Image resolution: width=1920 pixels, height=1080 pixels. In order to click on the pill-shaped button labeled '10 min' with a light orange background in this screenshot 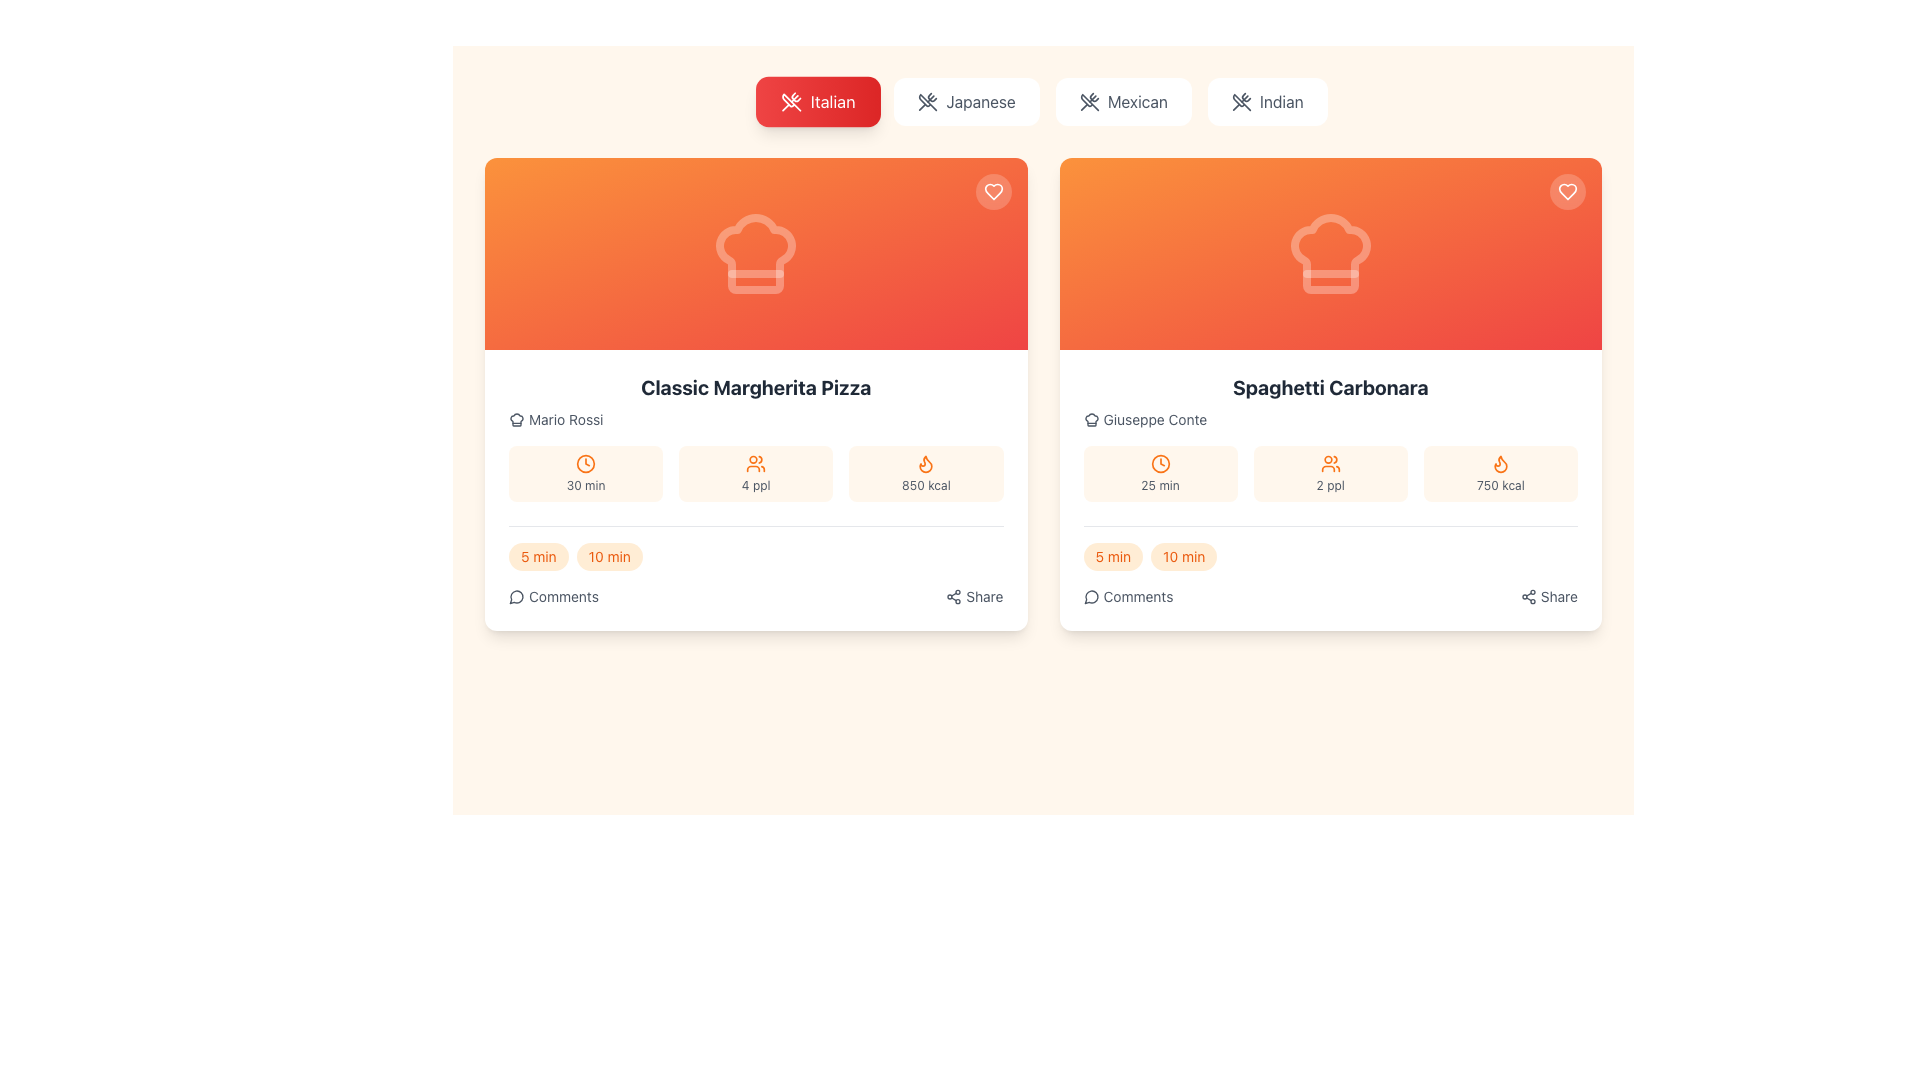, I will do `click(1184, 556)`.